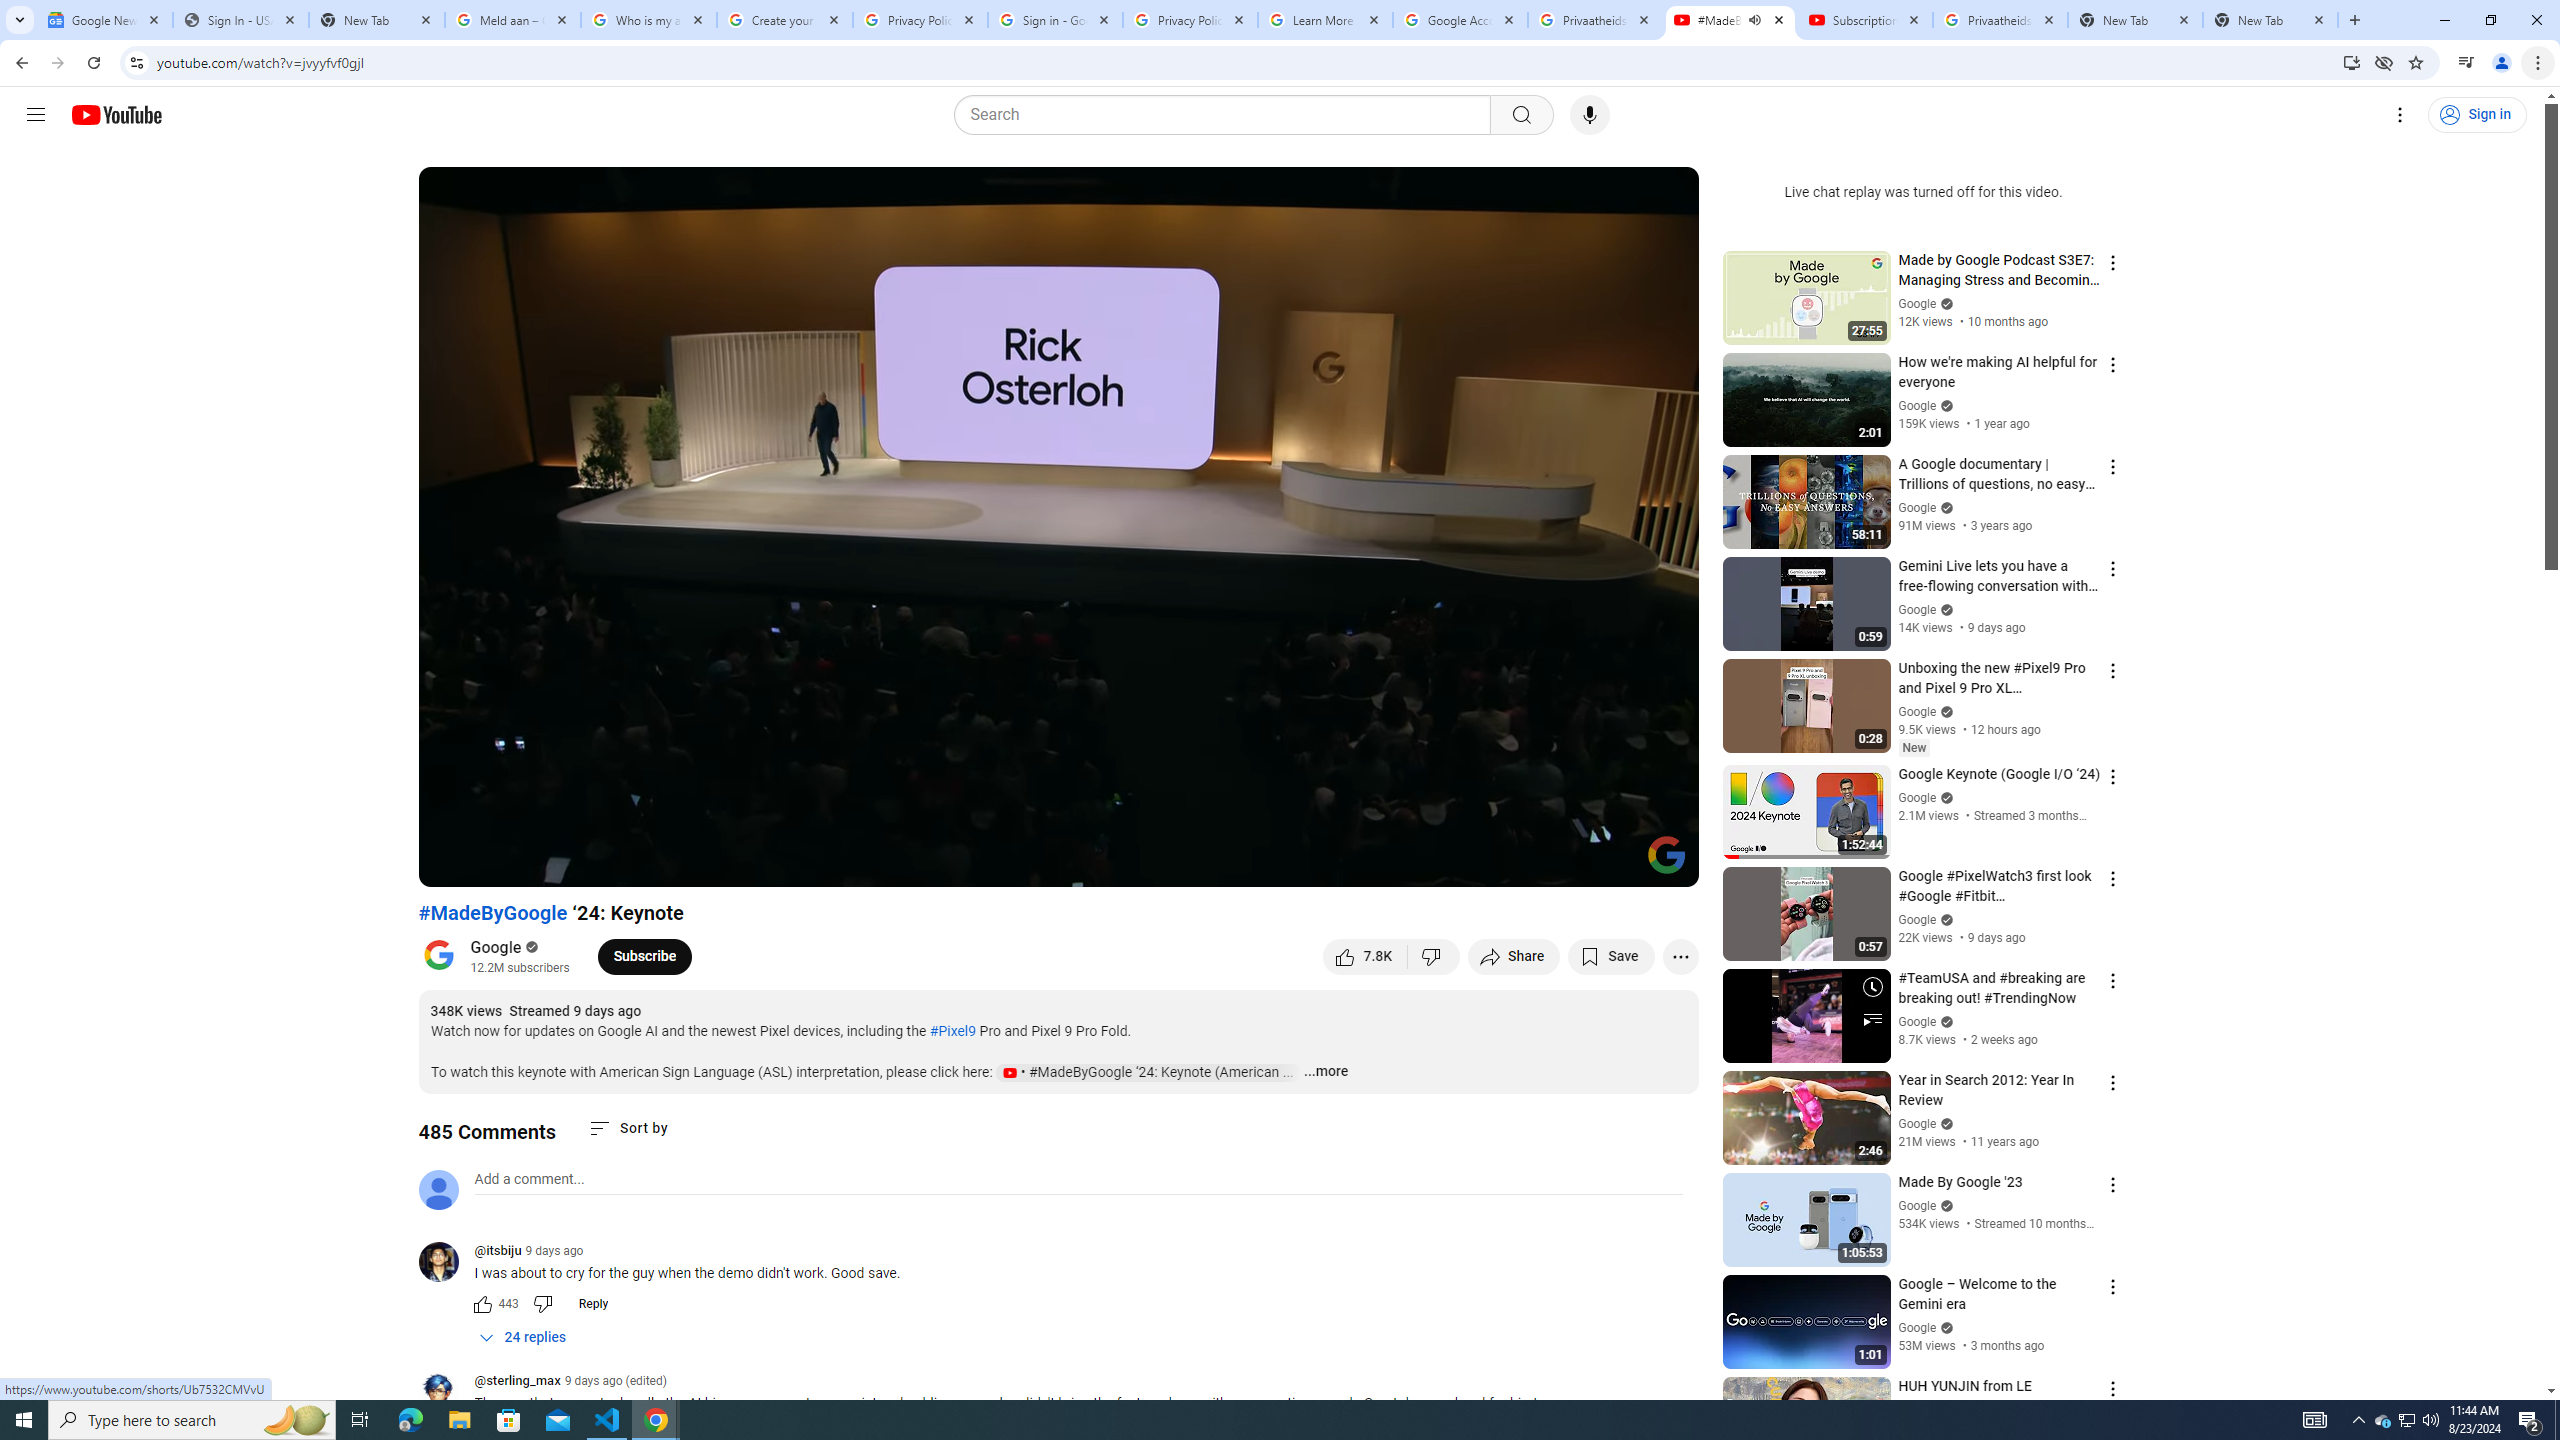  I want to click on 'Full screen (f)', so click(1662, 862).